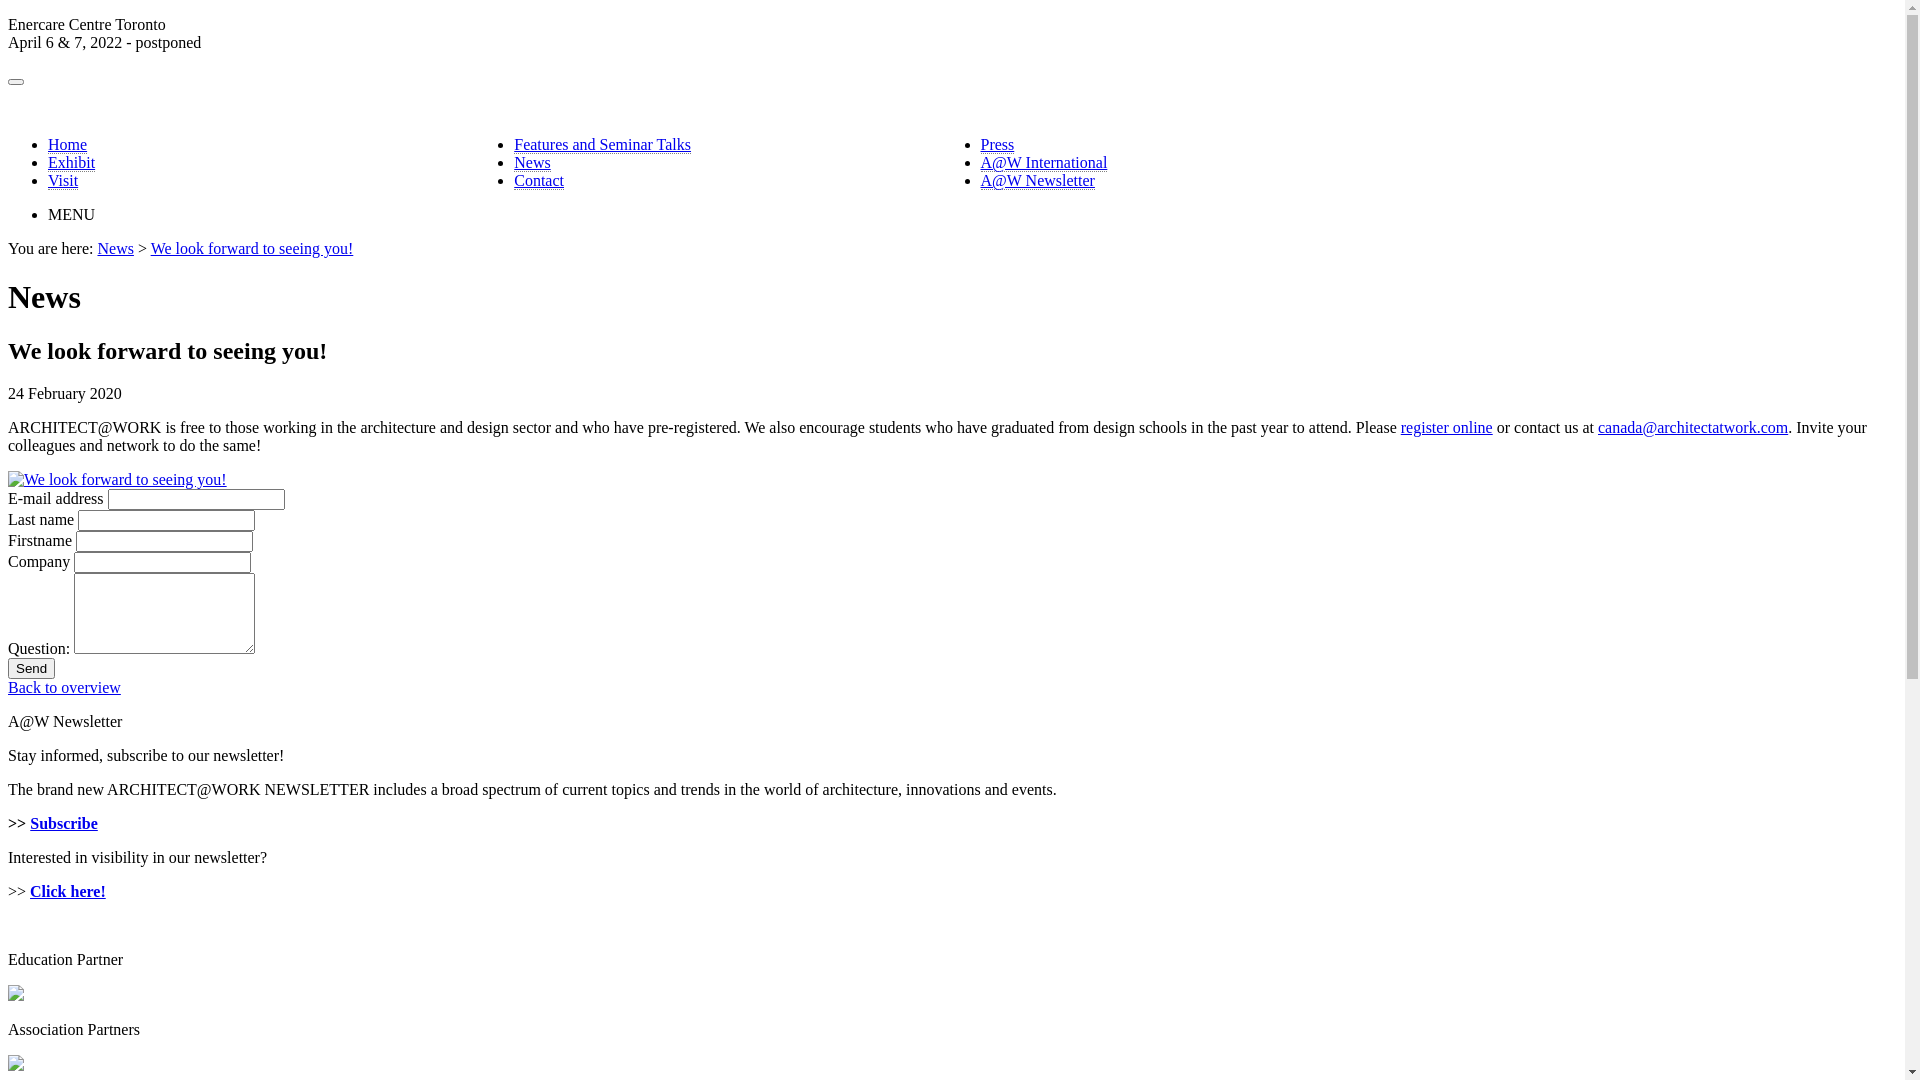 The width and height of the screenshot is (1920, 1080). Describe the element at coordinates (31, 668) in the screenshot. I see `'Send'` at that location.